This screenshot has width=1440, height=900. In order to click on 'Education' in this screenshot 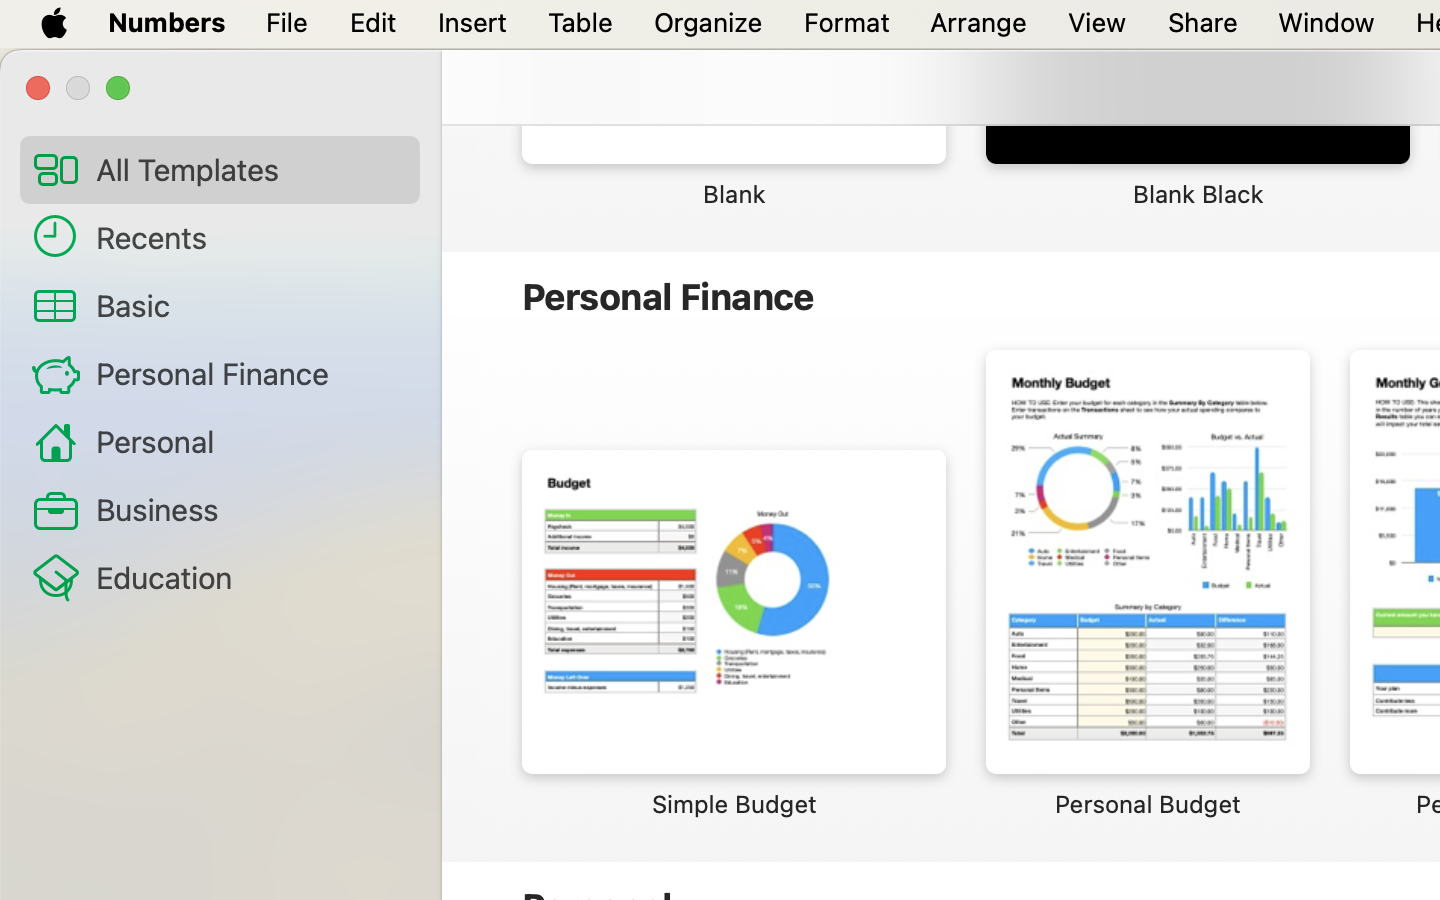, I will do `click(248, 576)`.